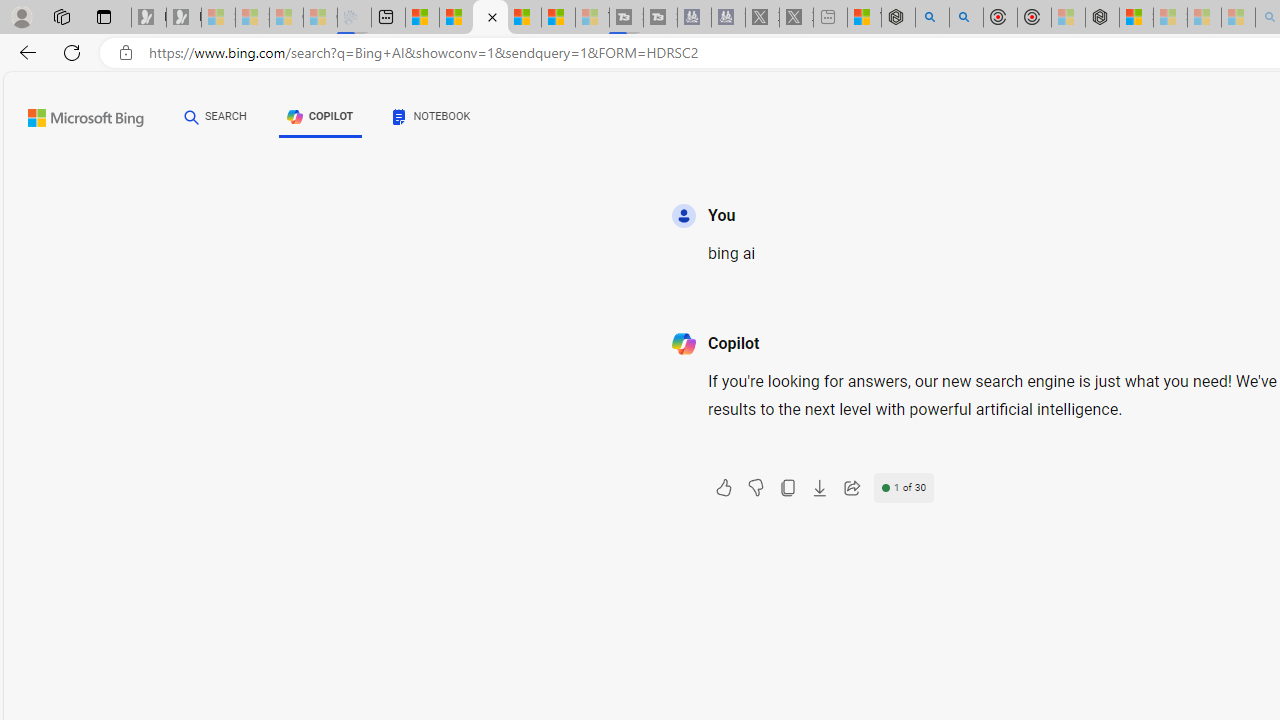 The image size is (1280, 720). I want to click on 'Streaming Coverage | T3 - Sleeping', so click(625, 17).